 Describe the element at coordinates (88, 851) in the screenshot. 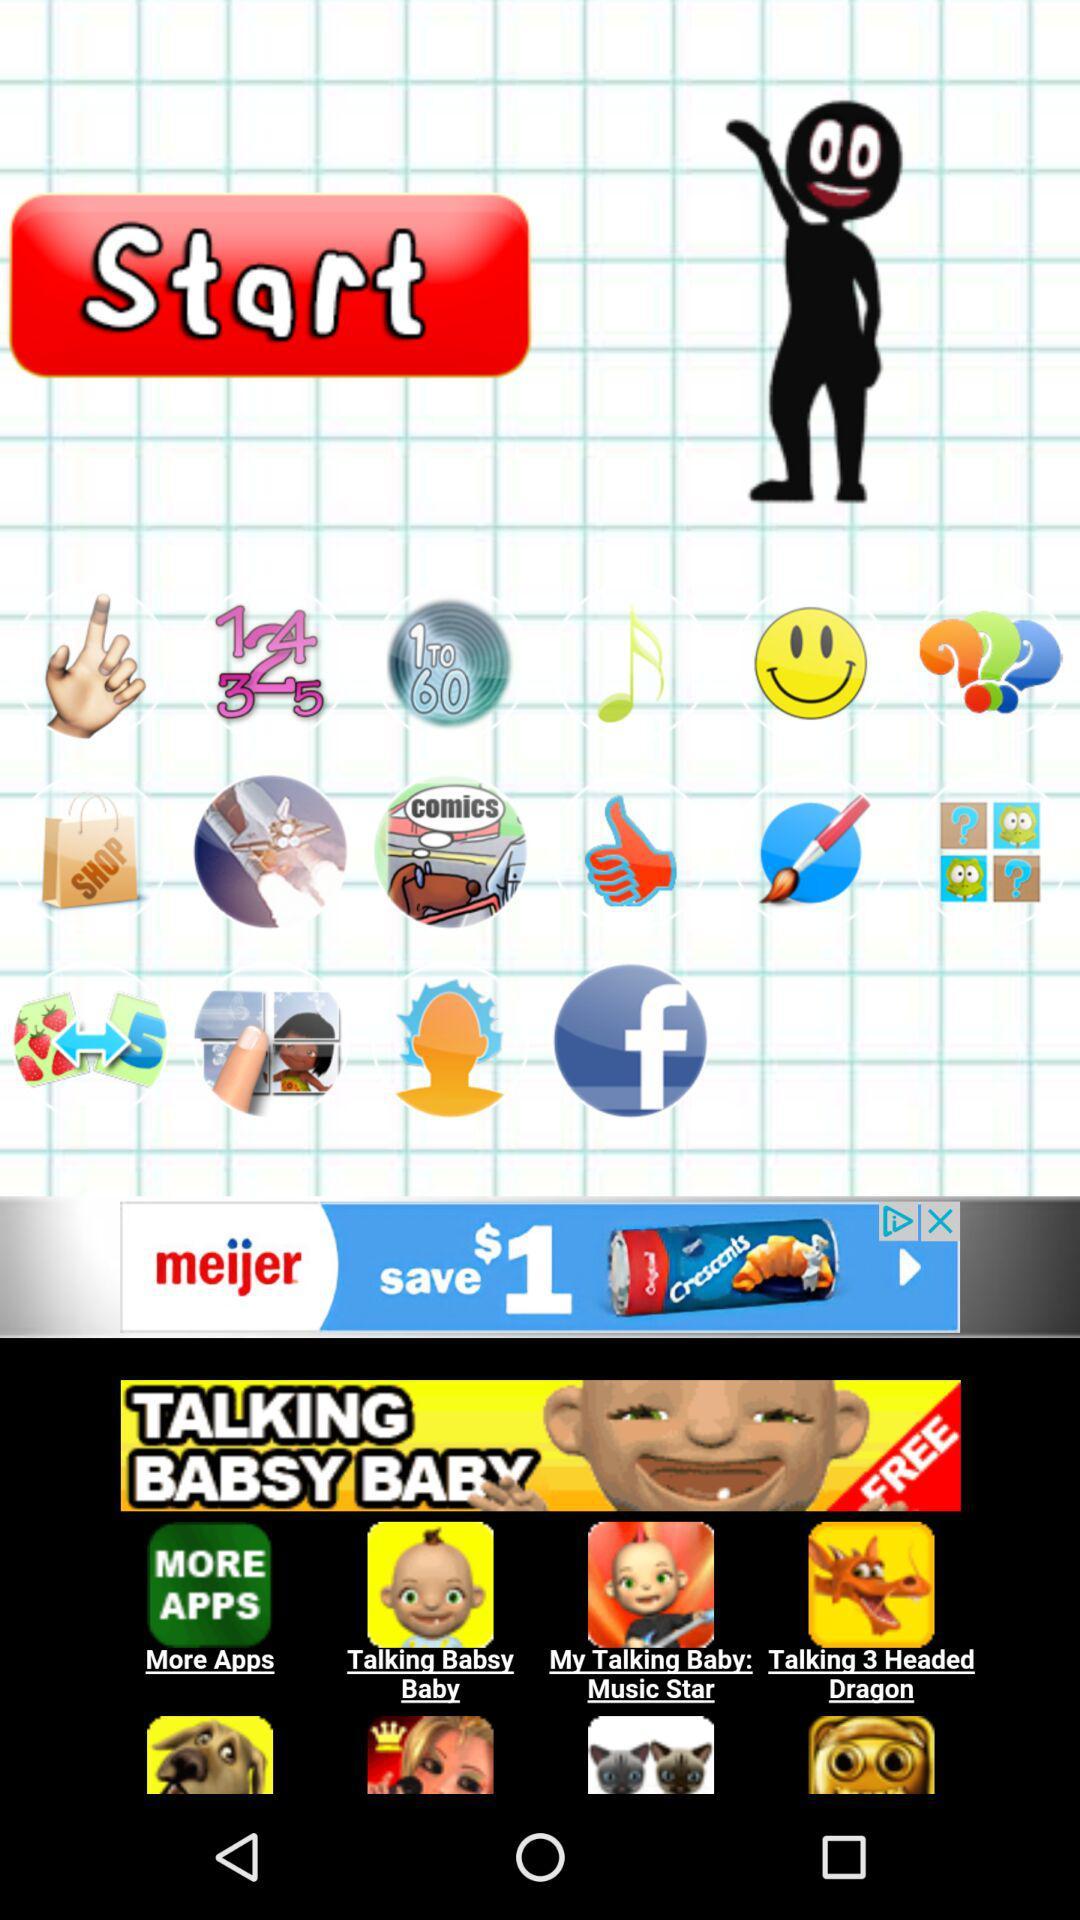

I see `open shop` at that location.